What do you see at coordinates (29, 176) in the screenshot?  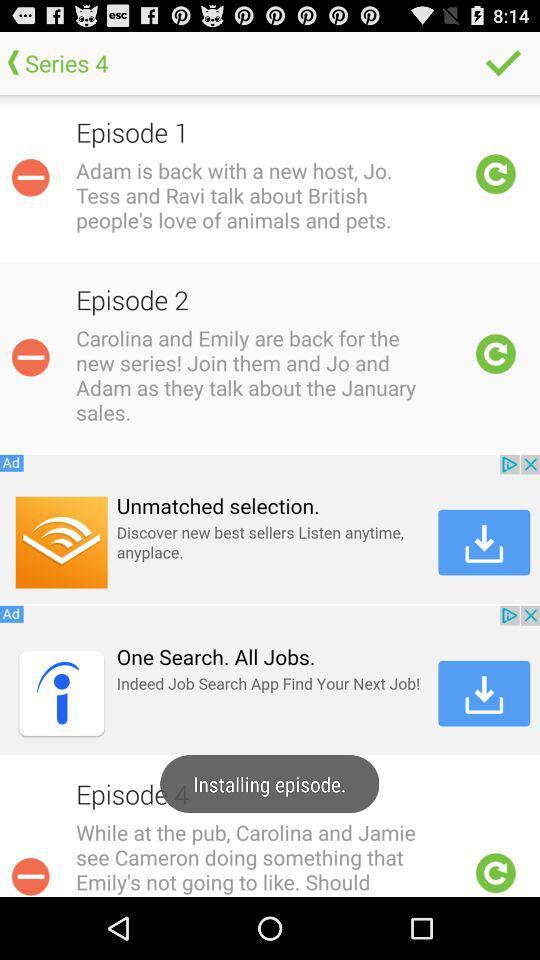 I see `remove` at bounding box center [29, 176].